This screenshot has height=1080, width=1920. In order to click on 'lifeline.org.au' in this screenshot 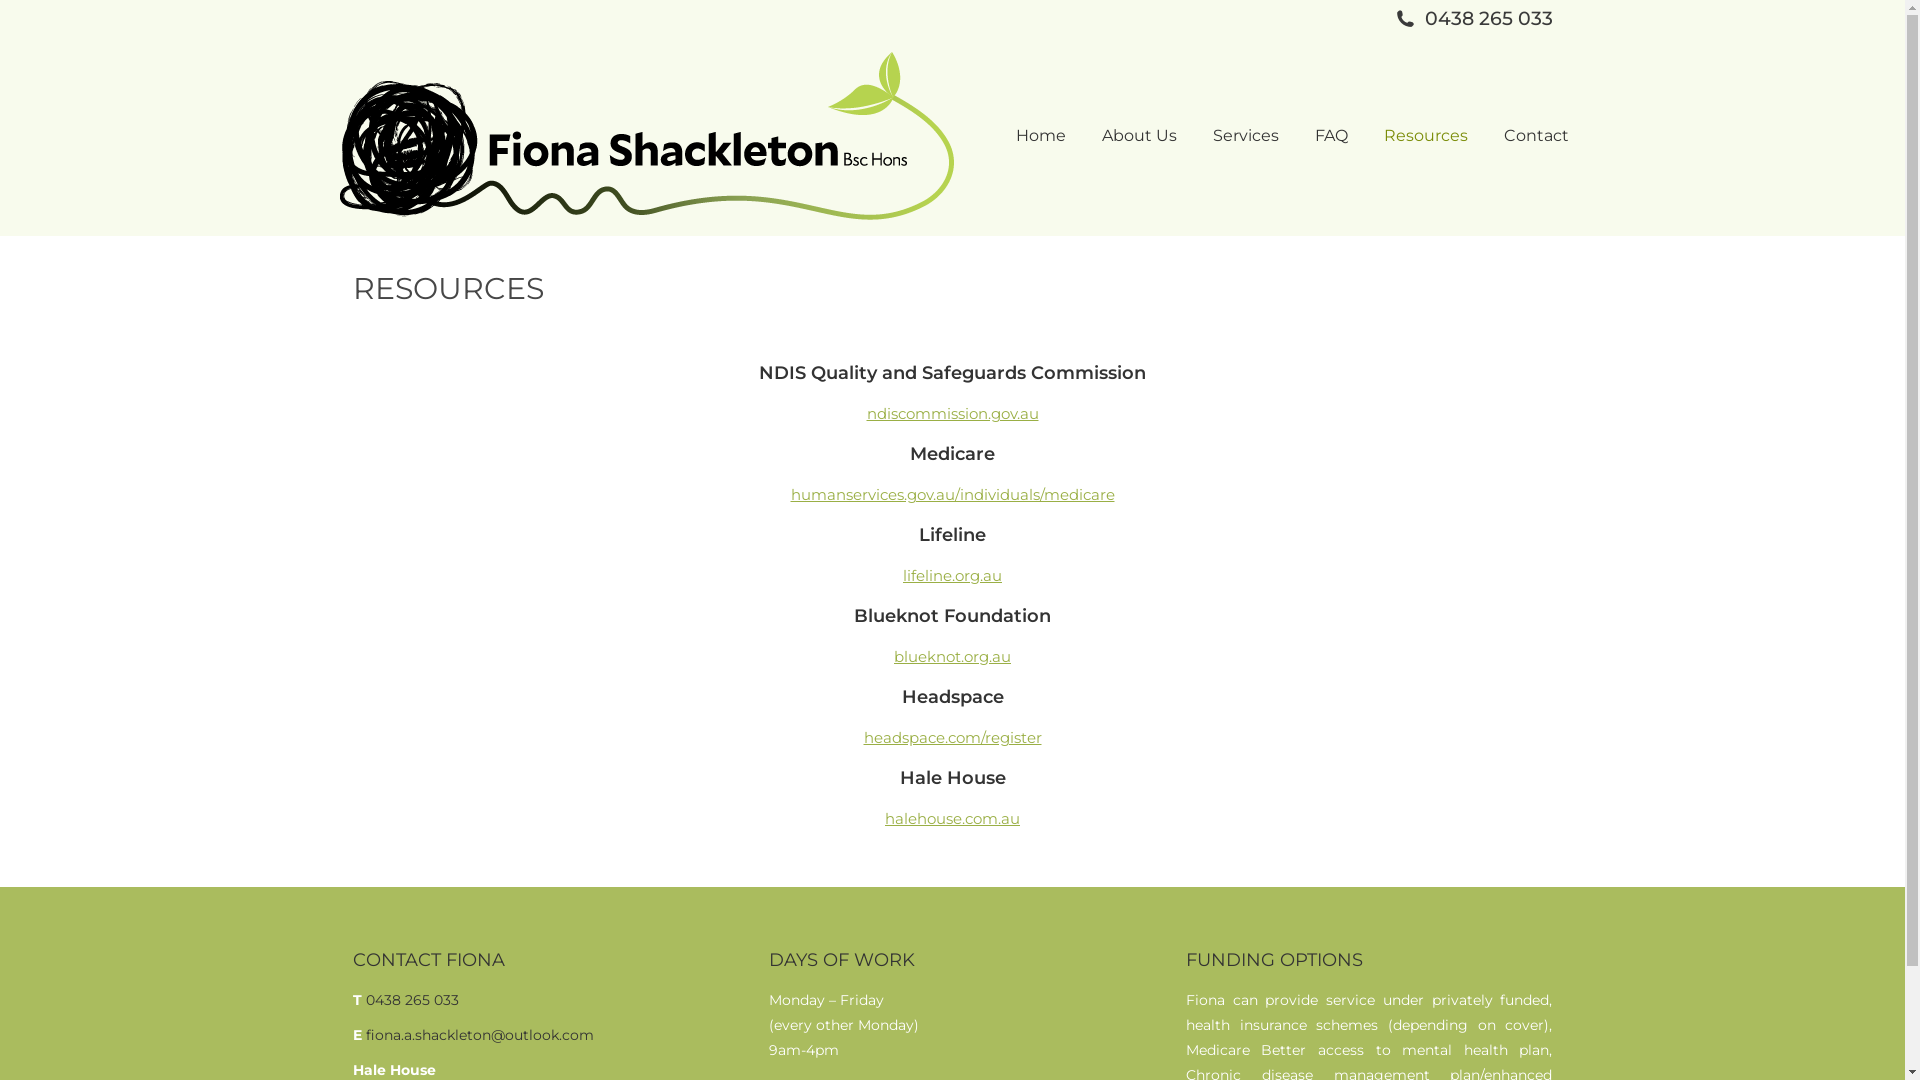, I will do `click(951, 575)`.